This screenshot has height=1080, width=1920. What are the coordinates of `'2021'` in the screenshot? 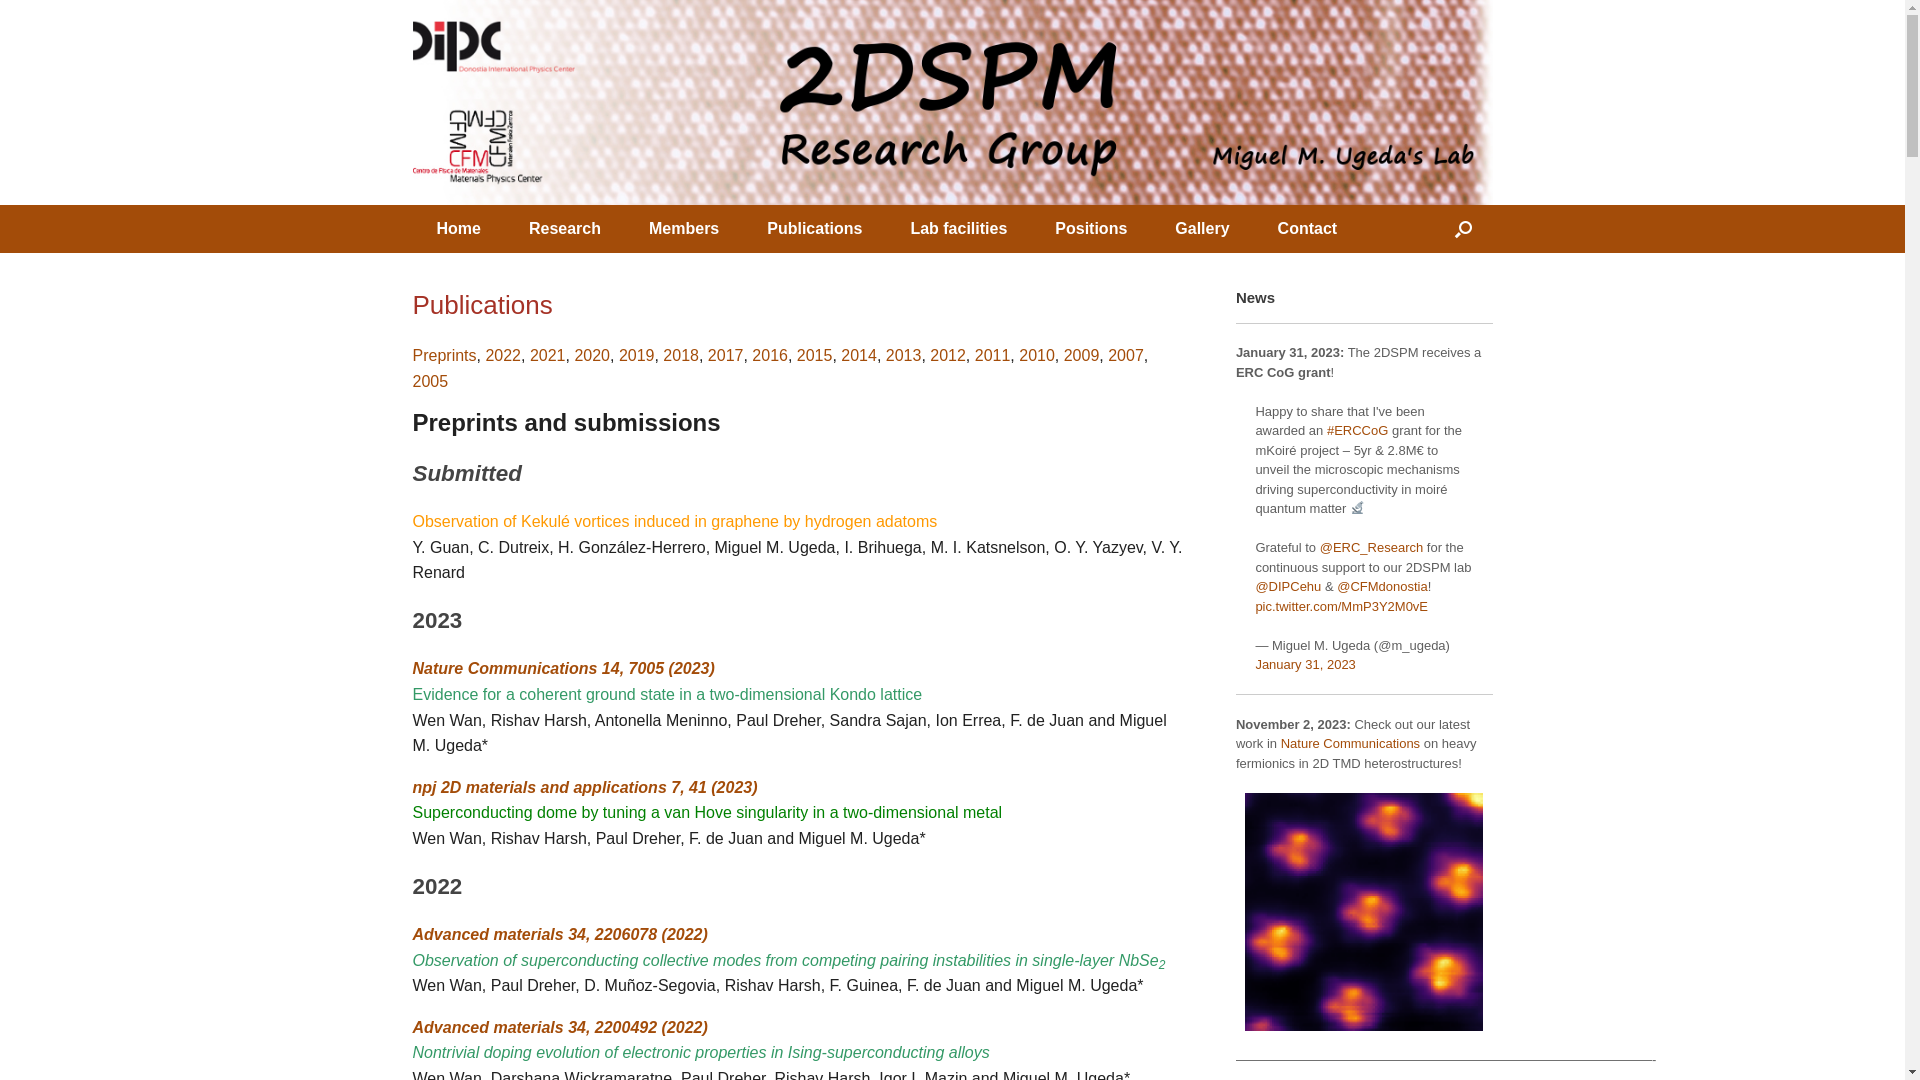 It's located at (547, 354).